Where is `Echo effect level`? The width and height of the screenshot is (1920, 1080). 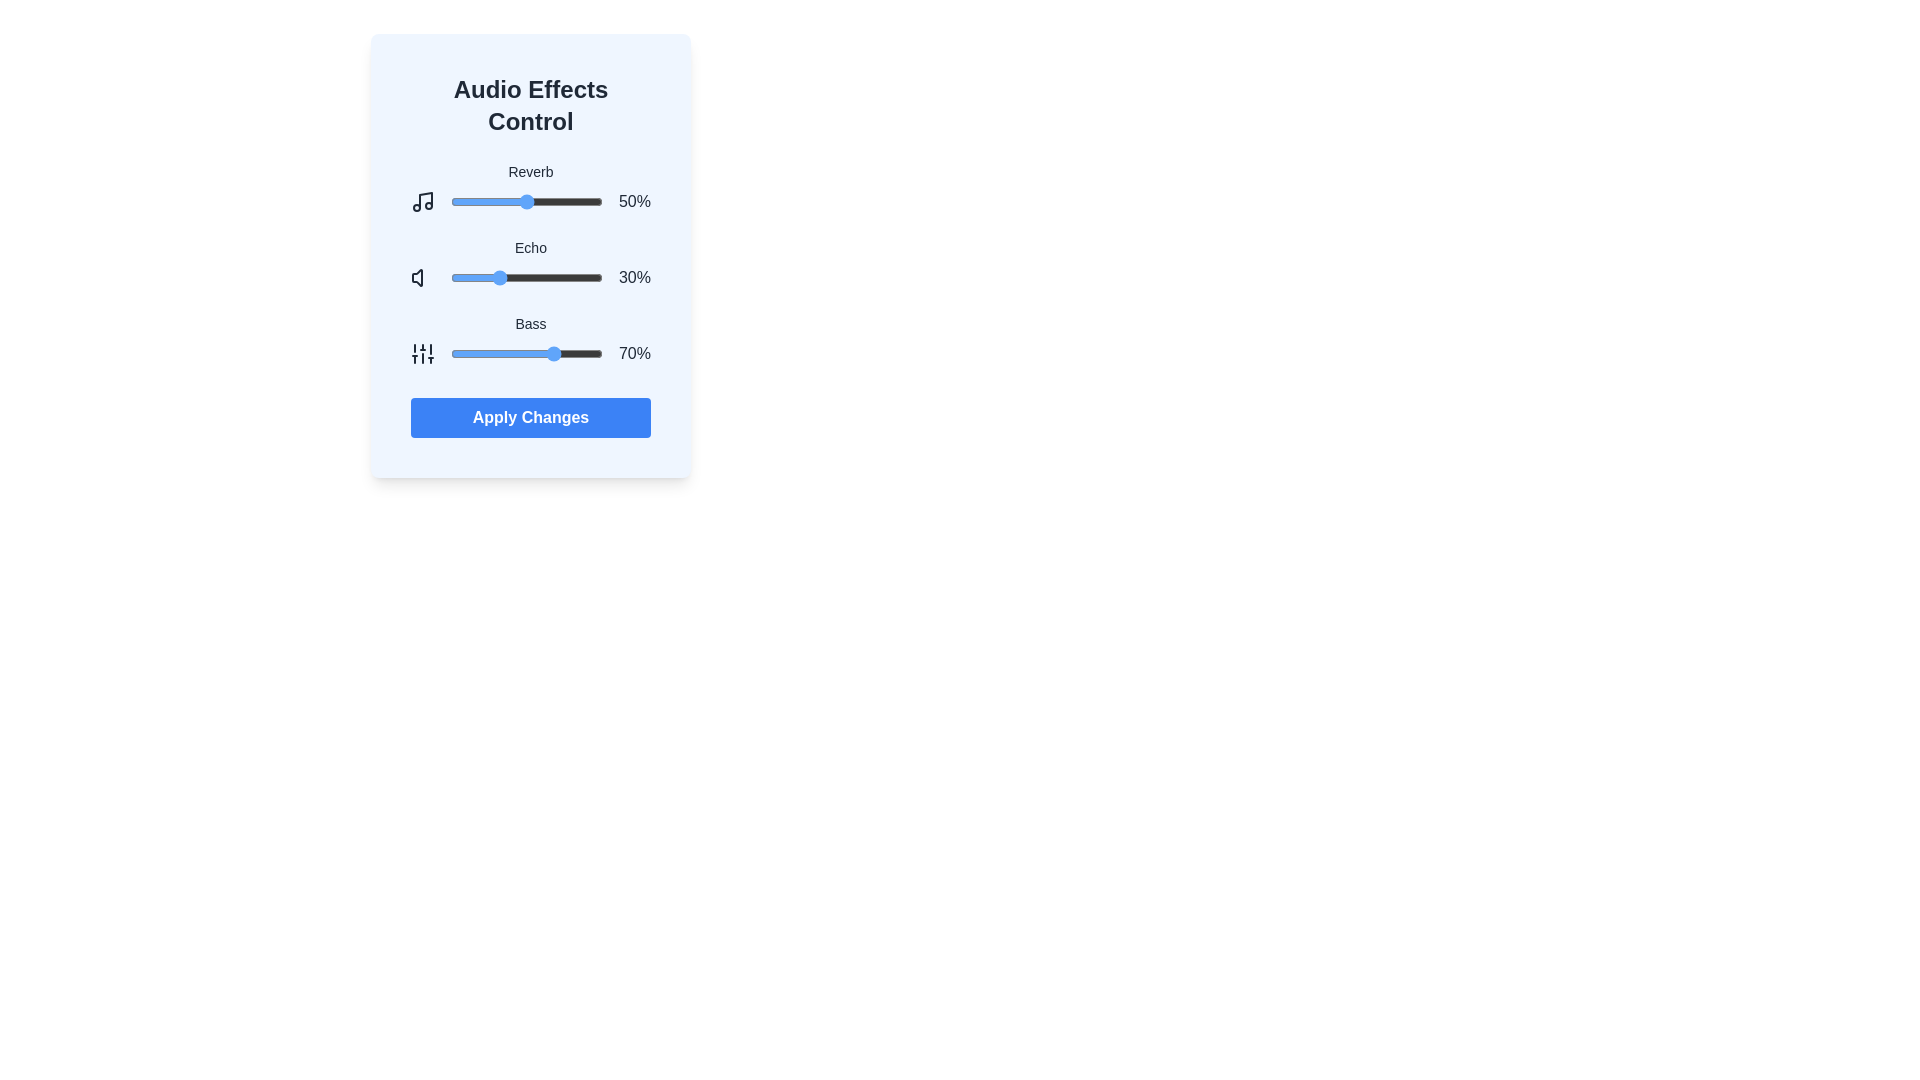 Echo effect level is located at coordinates (579, 277).